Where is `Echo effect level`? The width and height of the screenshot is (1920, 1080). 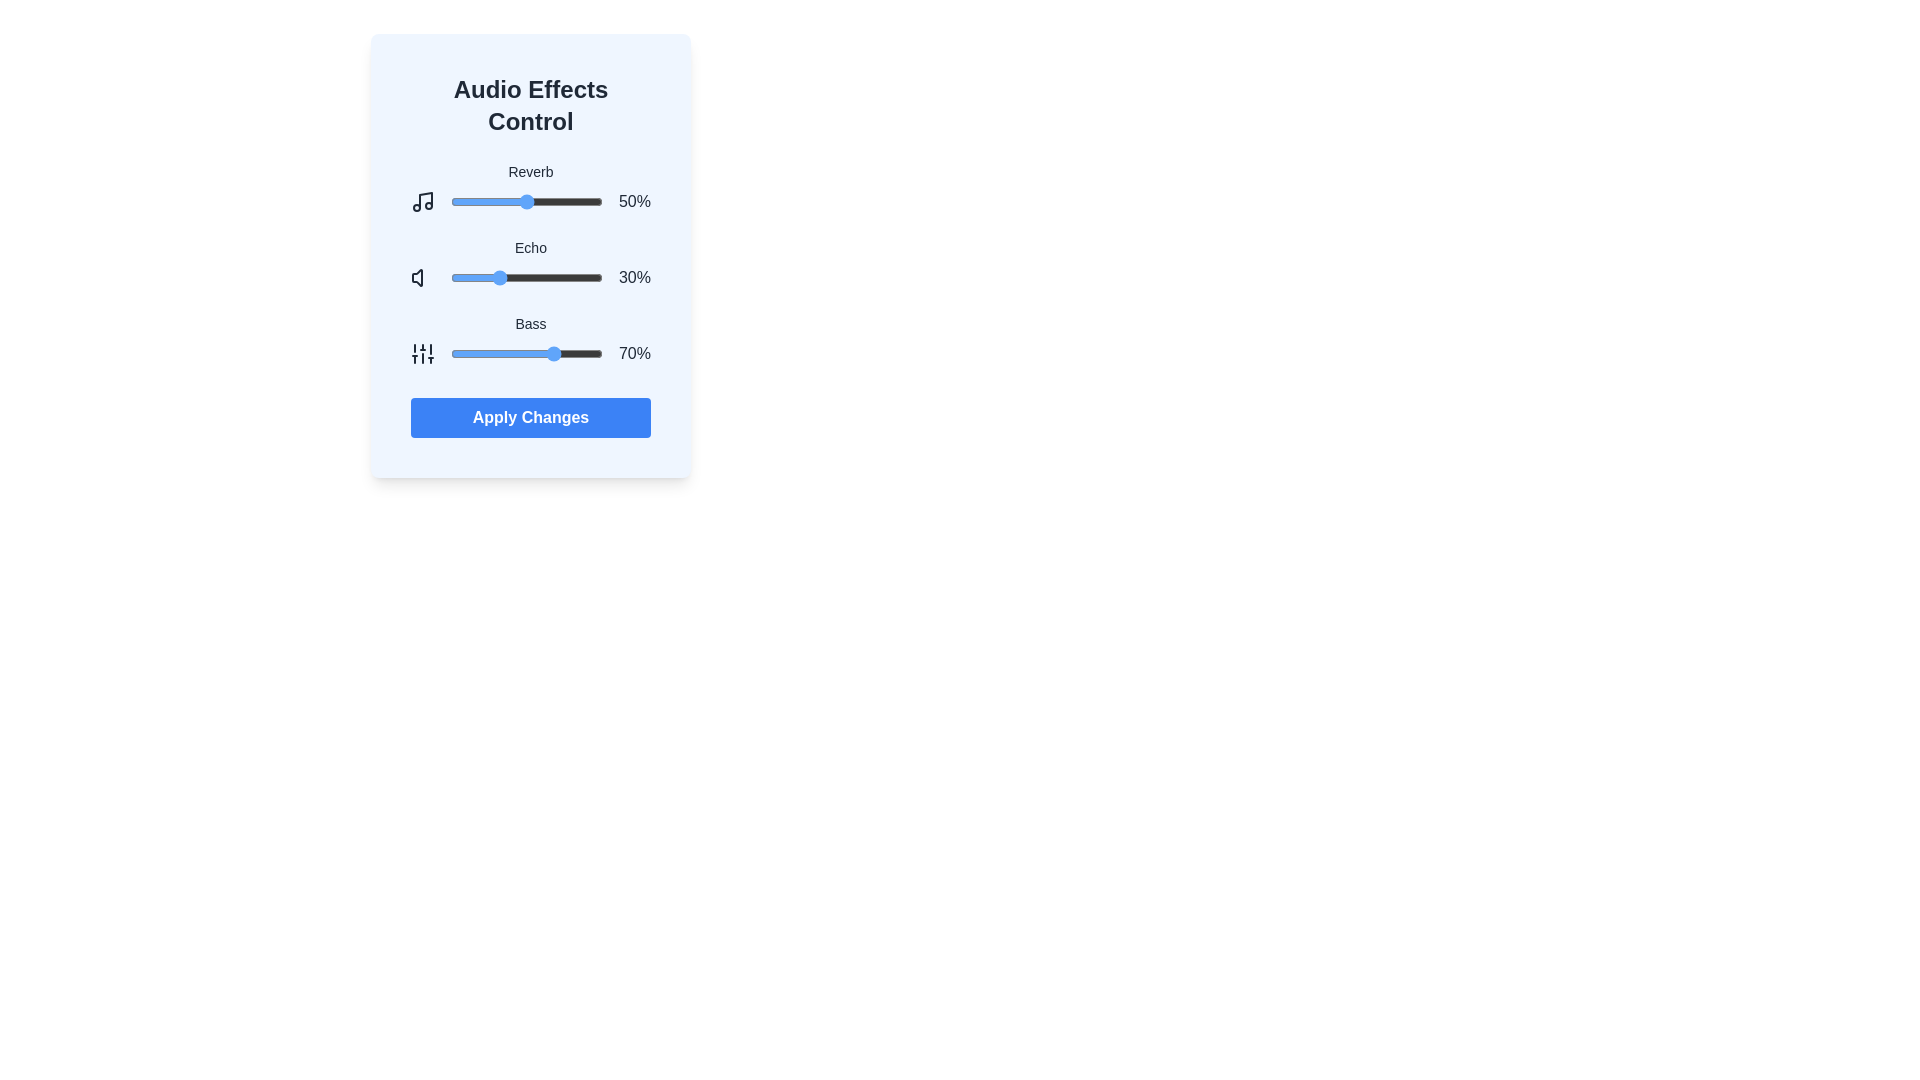 Echo effect level is located at coordinates (579, 277).